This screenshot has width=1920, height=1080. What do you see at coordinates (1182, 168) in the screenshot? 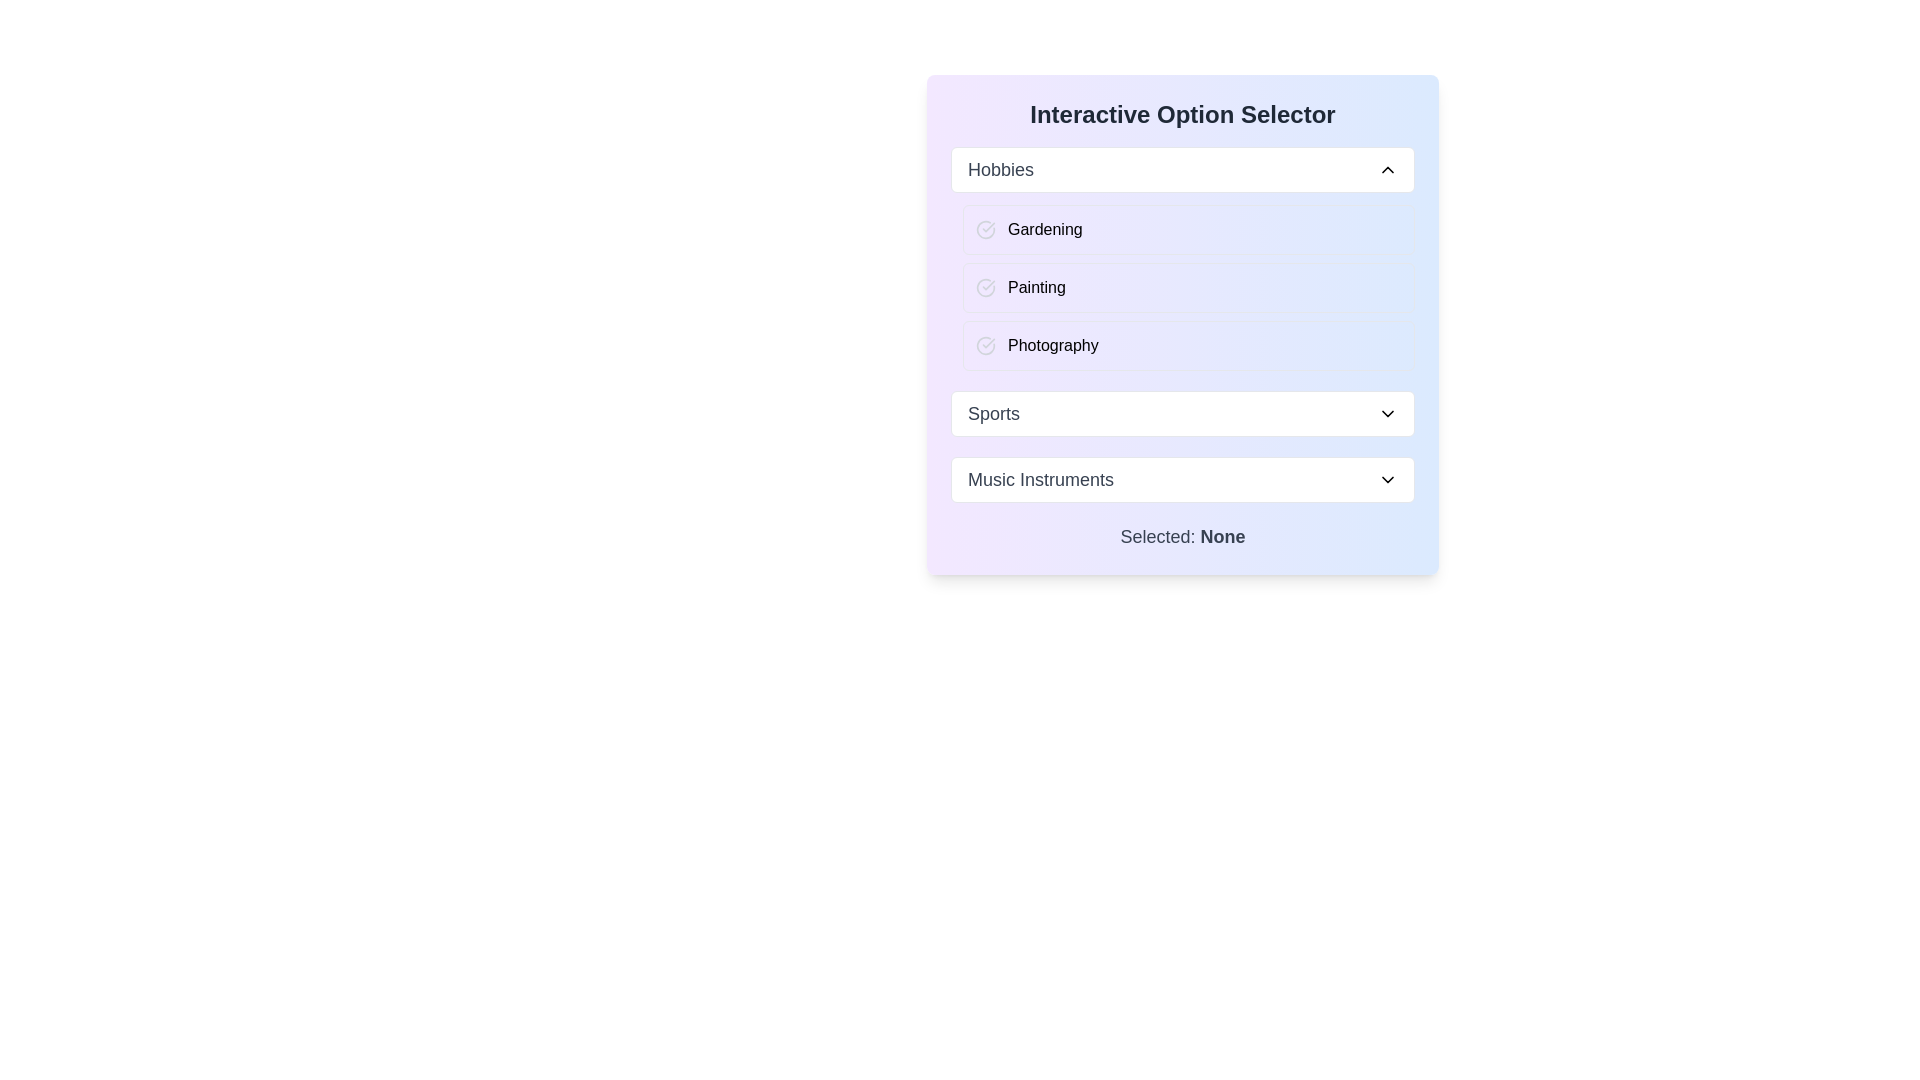
I see `the 'Hobbies' dropdown menu trigger by navigating through the interface` at bounding box center [1182, 168].